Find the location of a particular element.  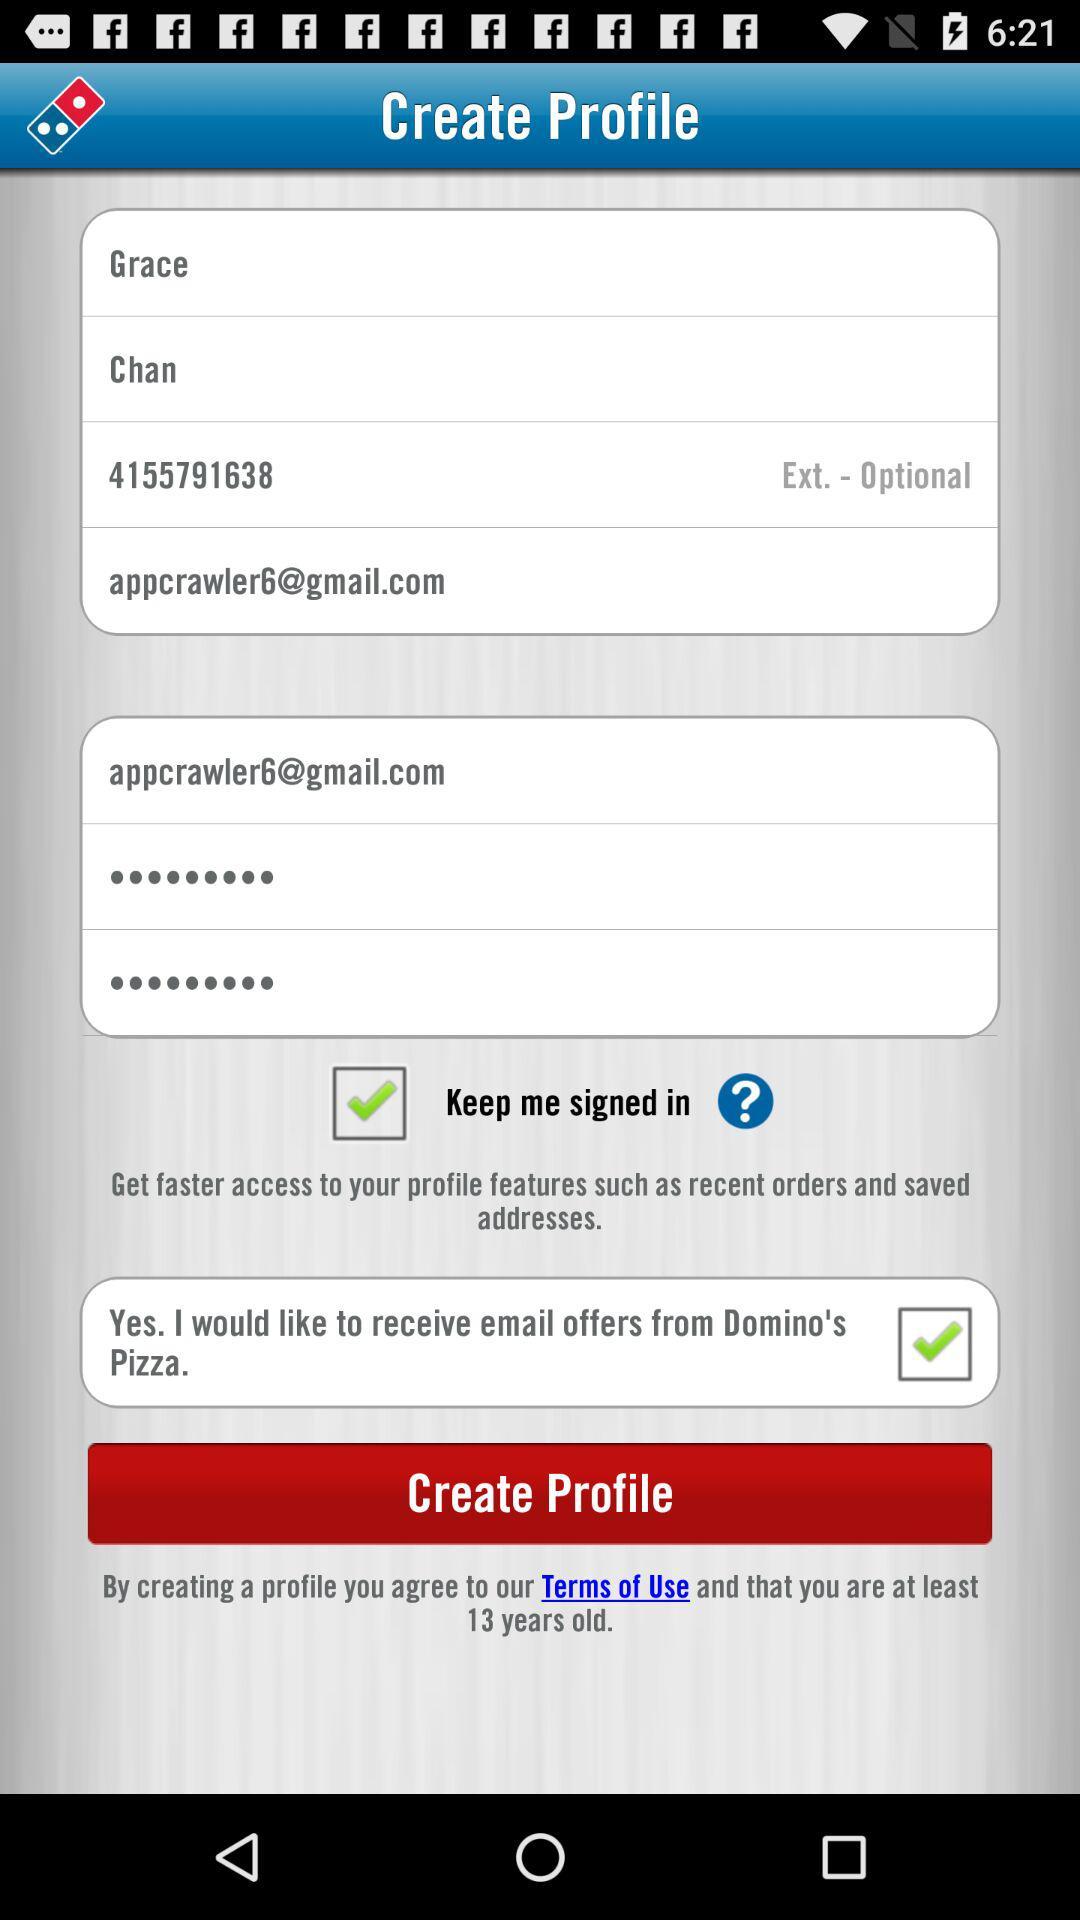

the help icon is located at coordinates (745, 1178).